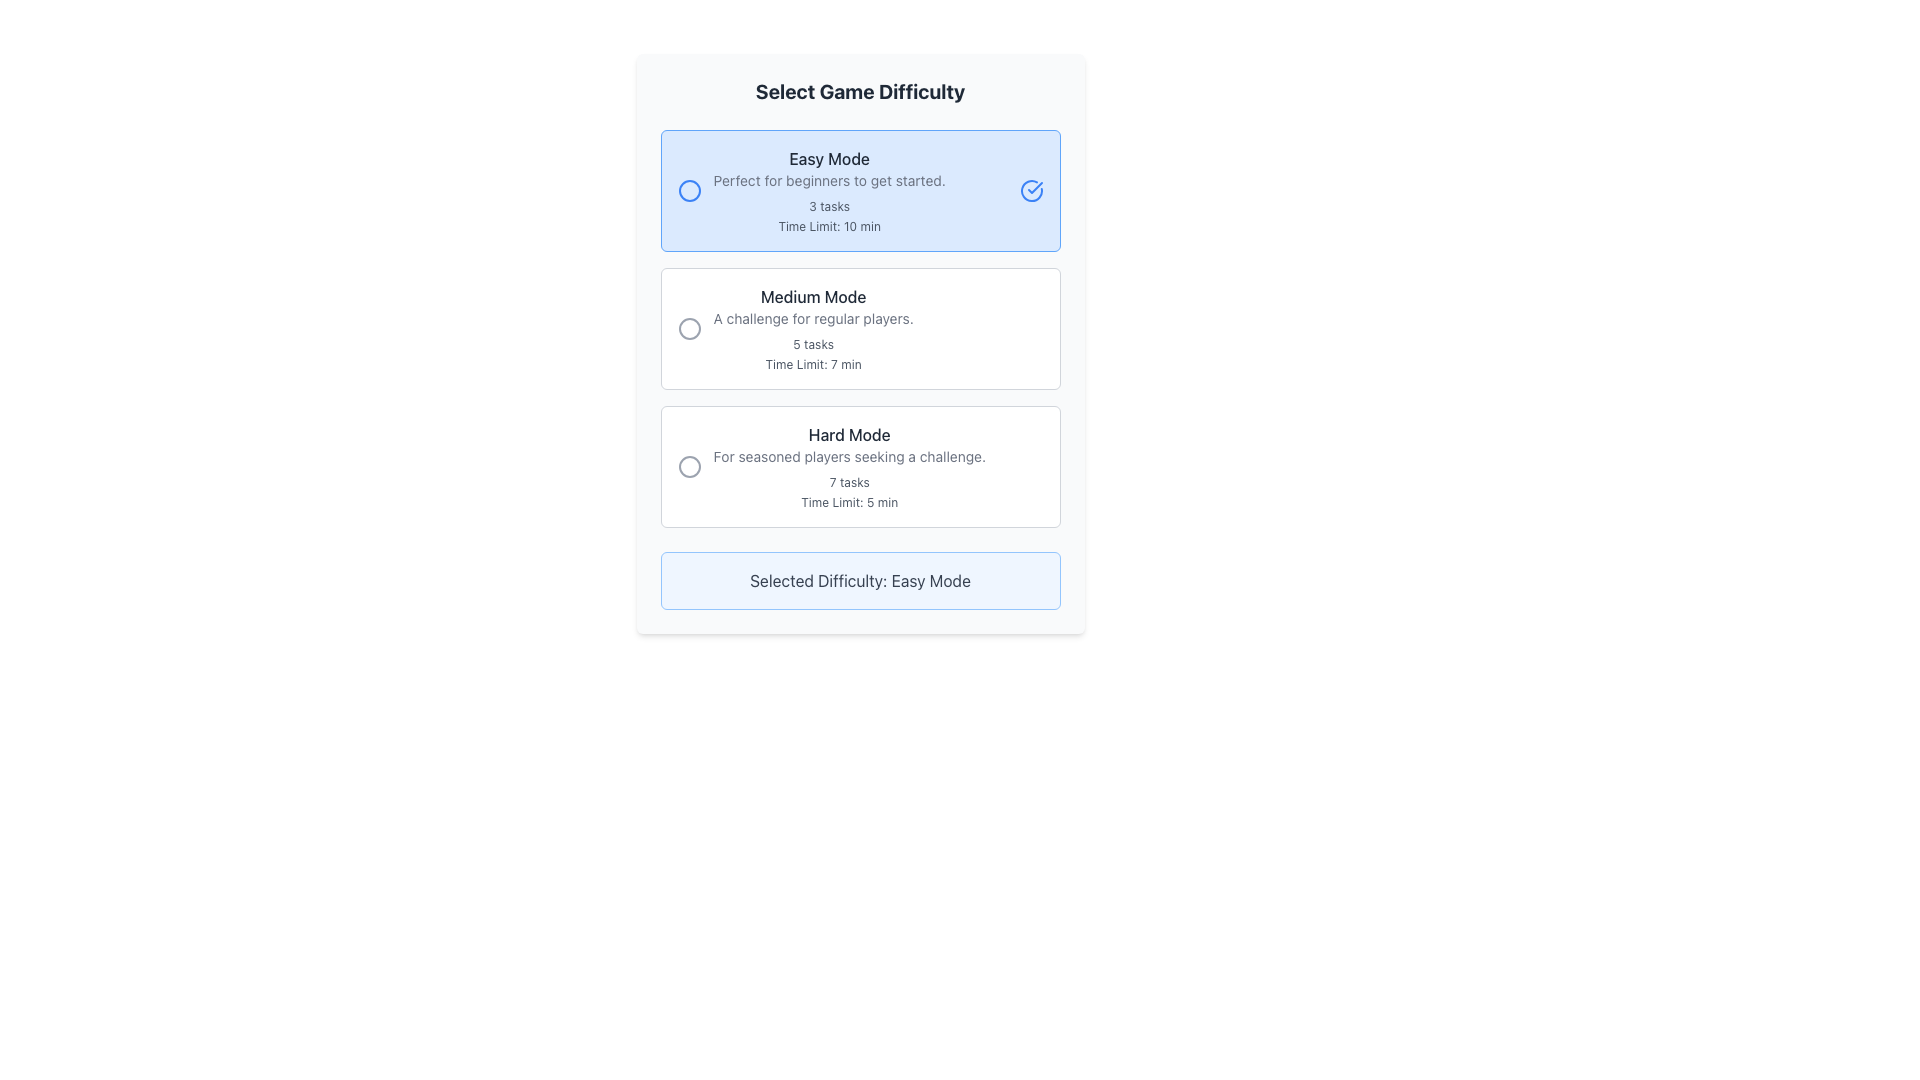 The image size is (1920, 1080). I want to click on the Text Display that shows 'Selected Difficulty: Easy Mode' with a light blue background, gray text, and rounded corners, located below the 'Hard Mode' selection in the vertical list, so click(860, 581).